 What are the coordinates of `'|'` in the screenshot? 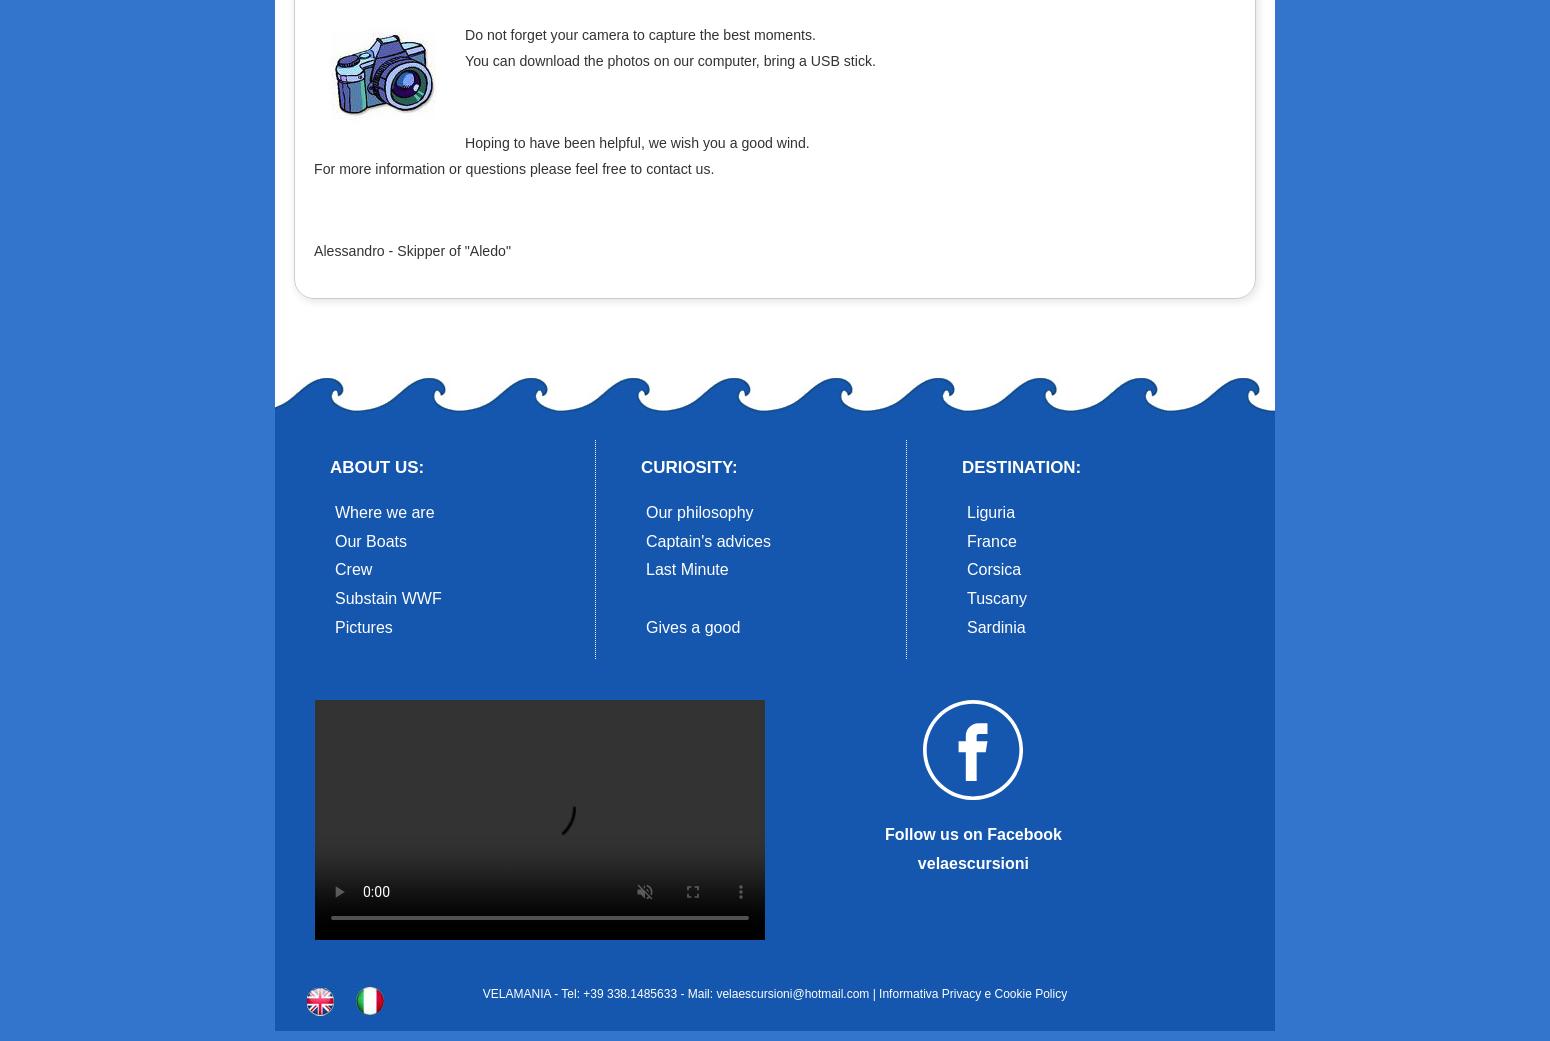 It's located at (874, 994).